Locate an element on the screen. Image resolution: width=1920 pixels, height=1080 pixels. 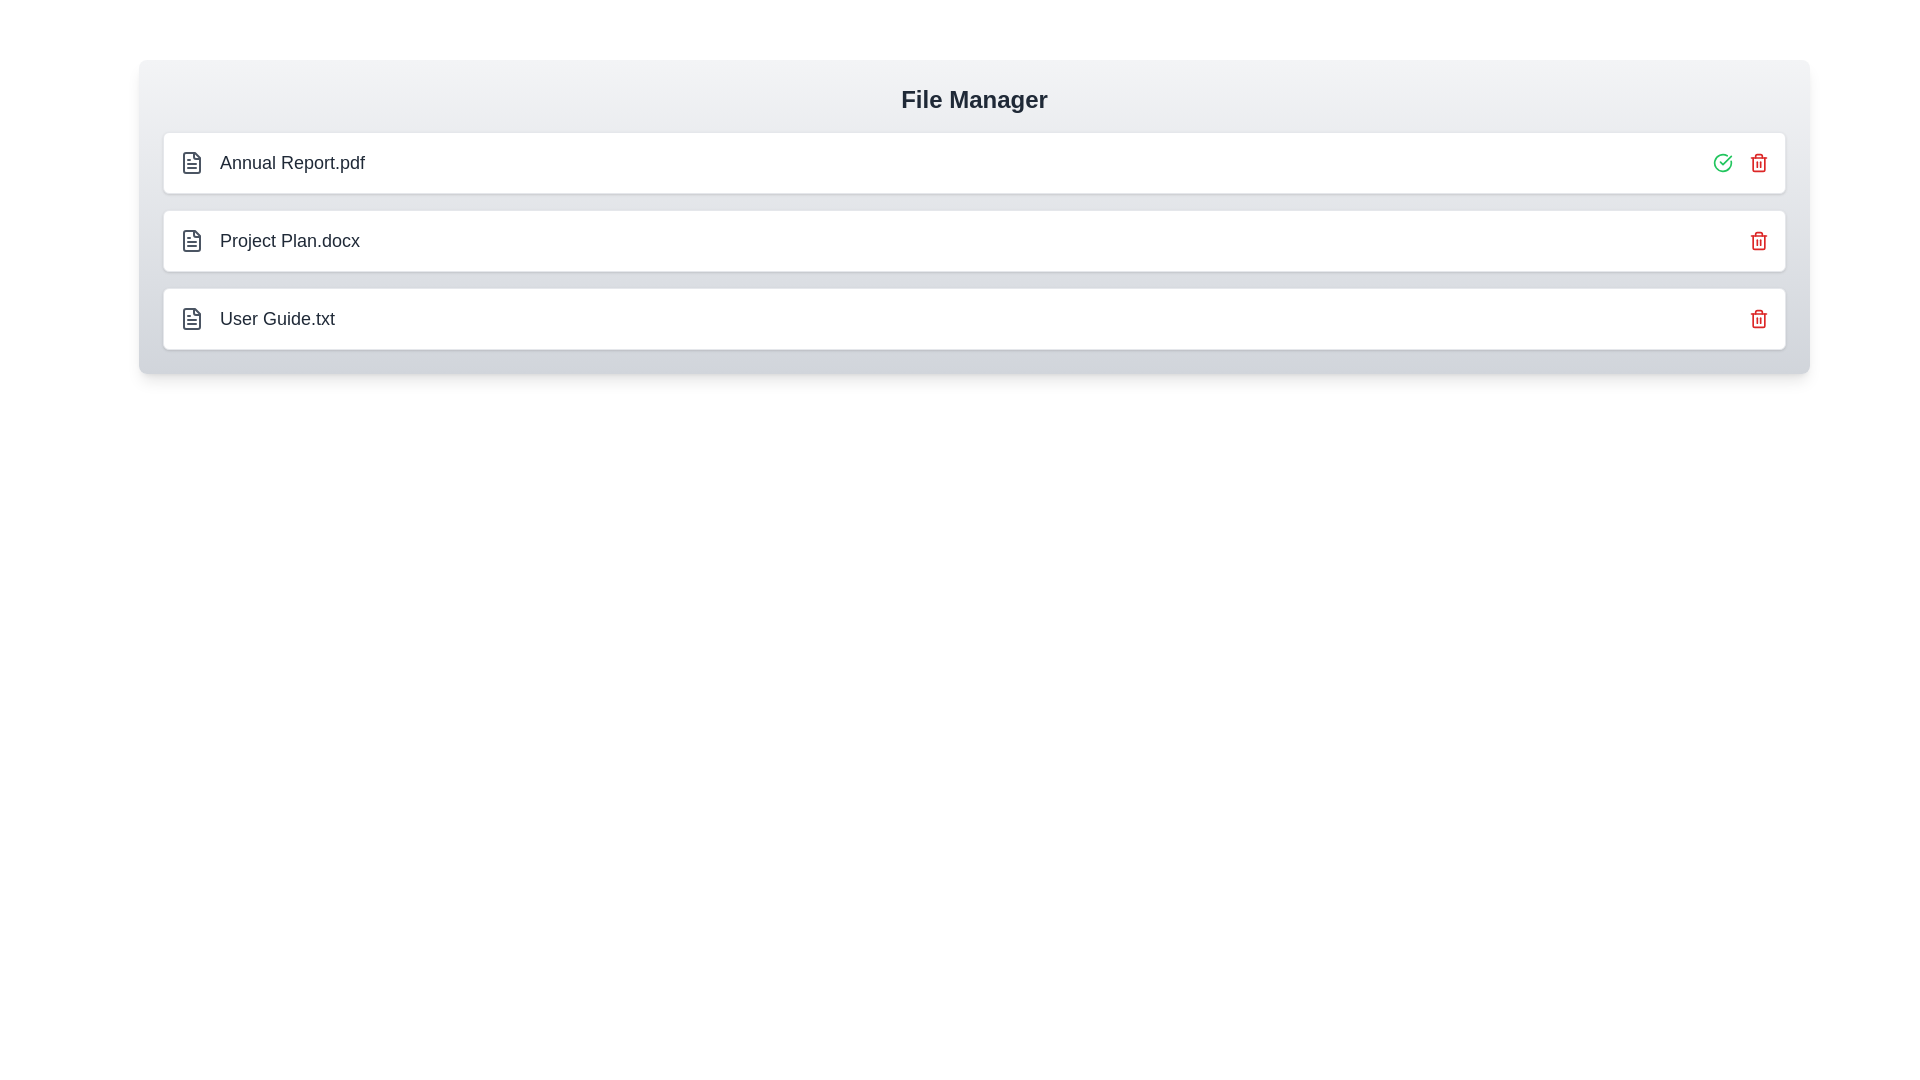
the visual indicator icon that resembles a sheet of paper with a folded corner, located to the left of the 'User Guide.txt' entry in the file list is located at coordinates (192, 318).